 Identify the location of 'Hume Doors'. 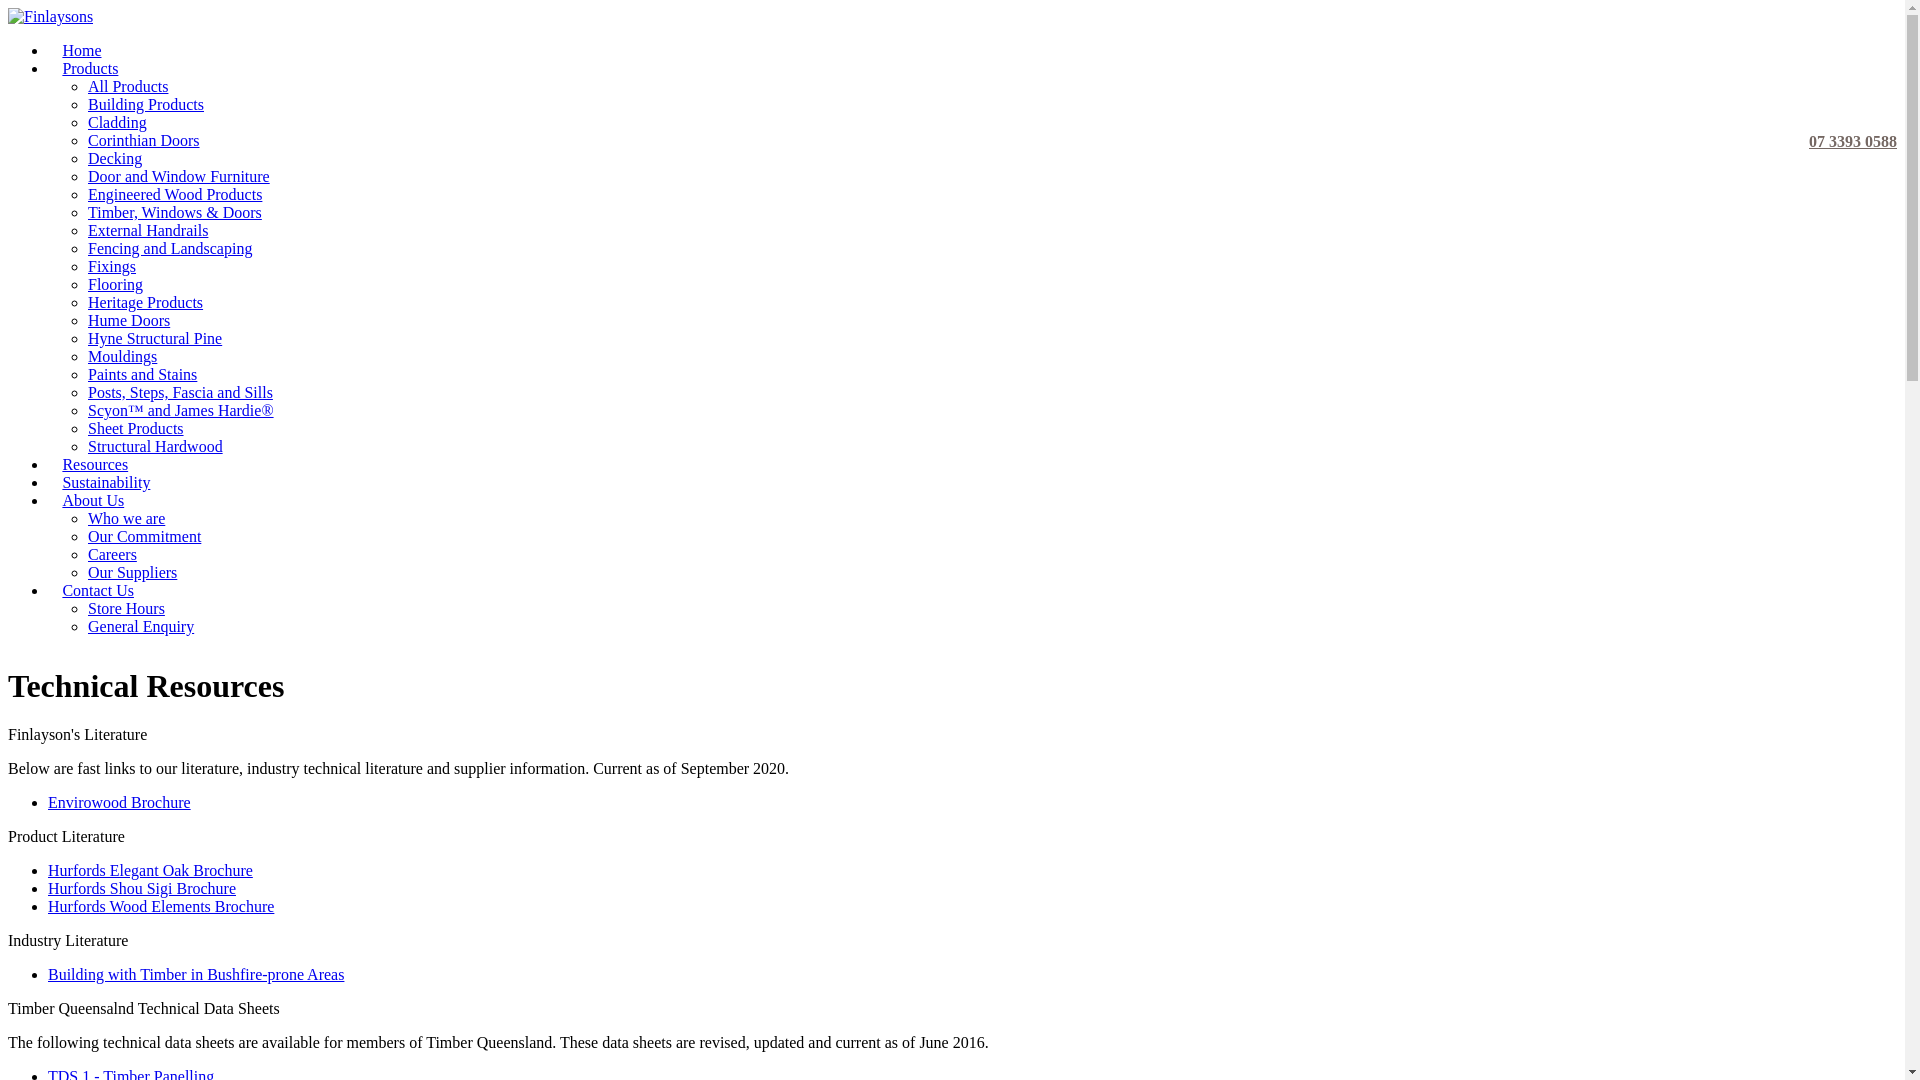
(128, 319).